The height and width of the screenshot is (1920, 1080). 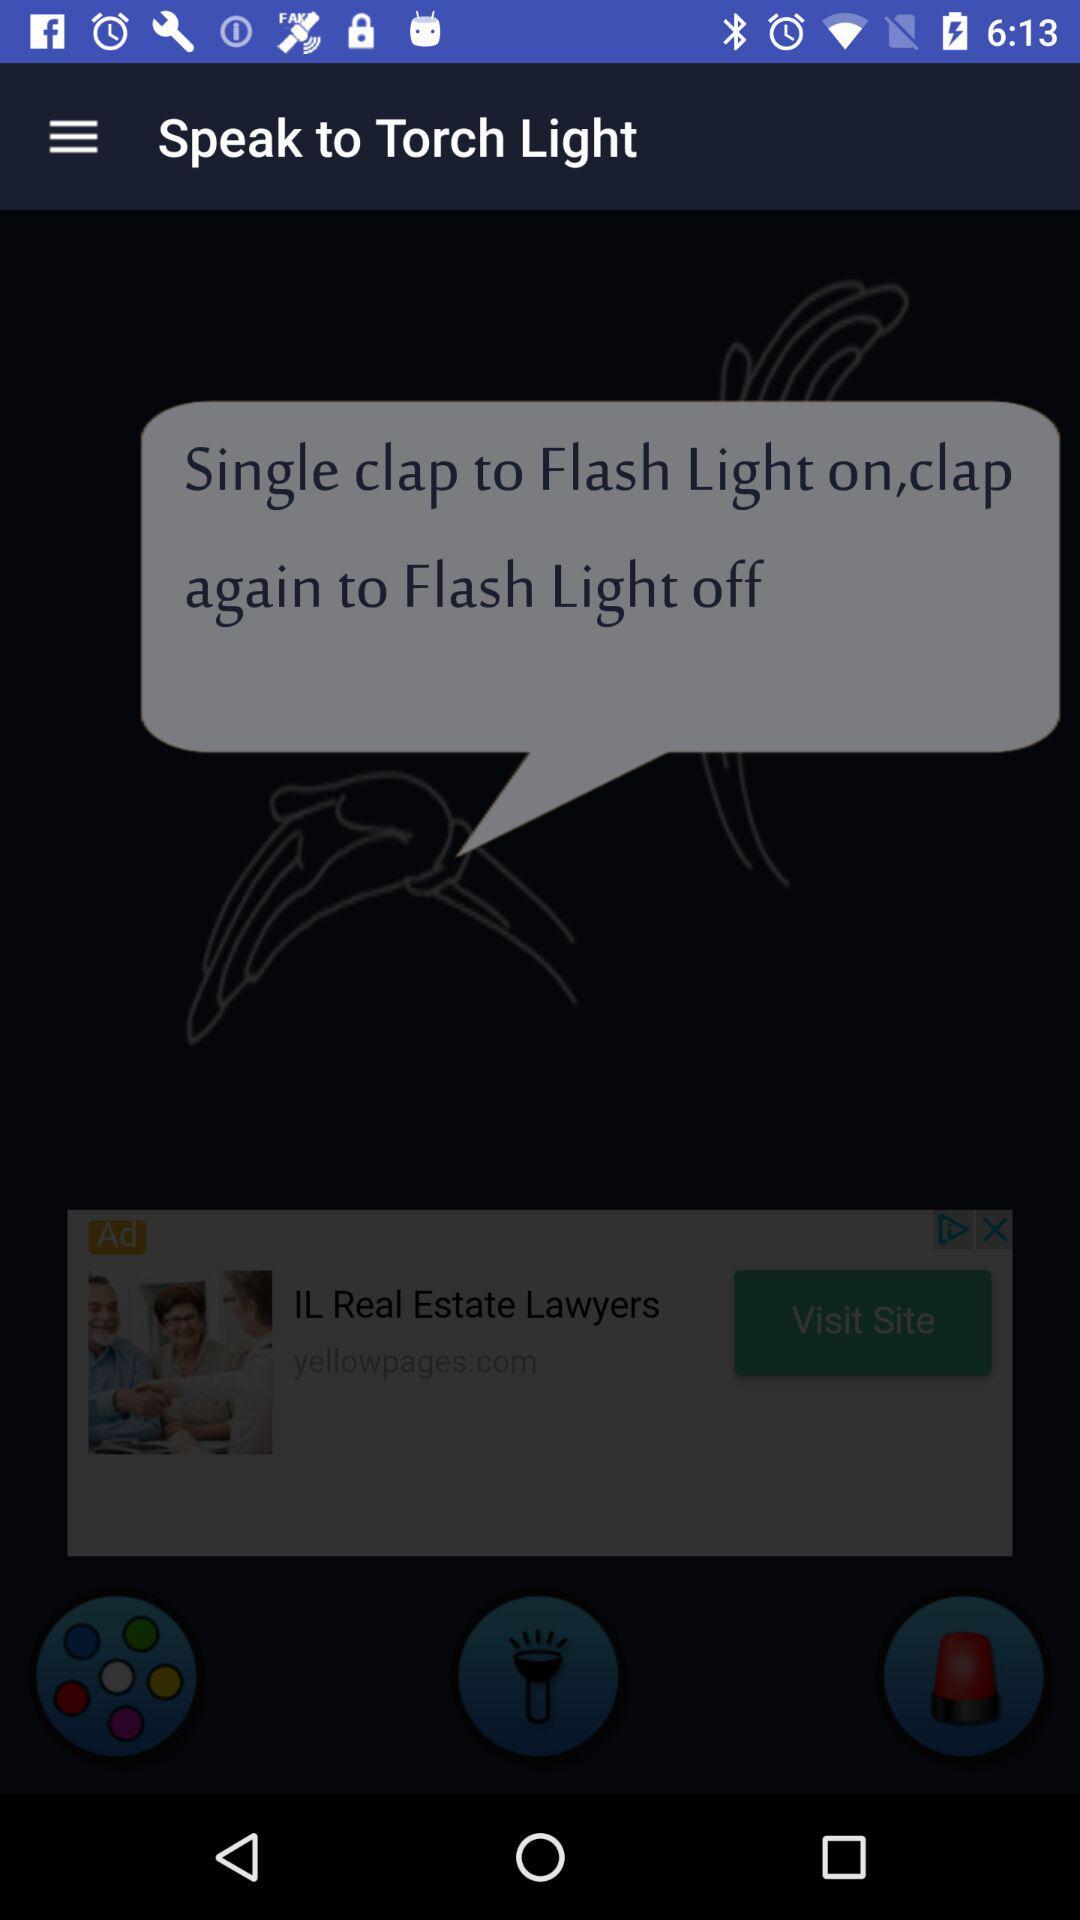 What do you see at coordinates (72, 135) in the screenshot?
I see `menu list` at bounding box center [72, 135].